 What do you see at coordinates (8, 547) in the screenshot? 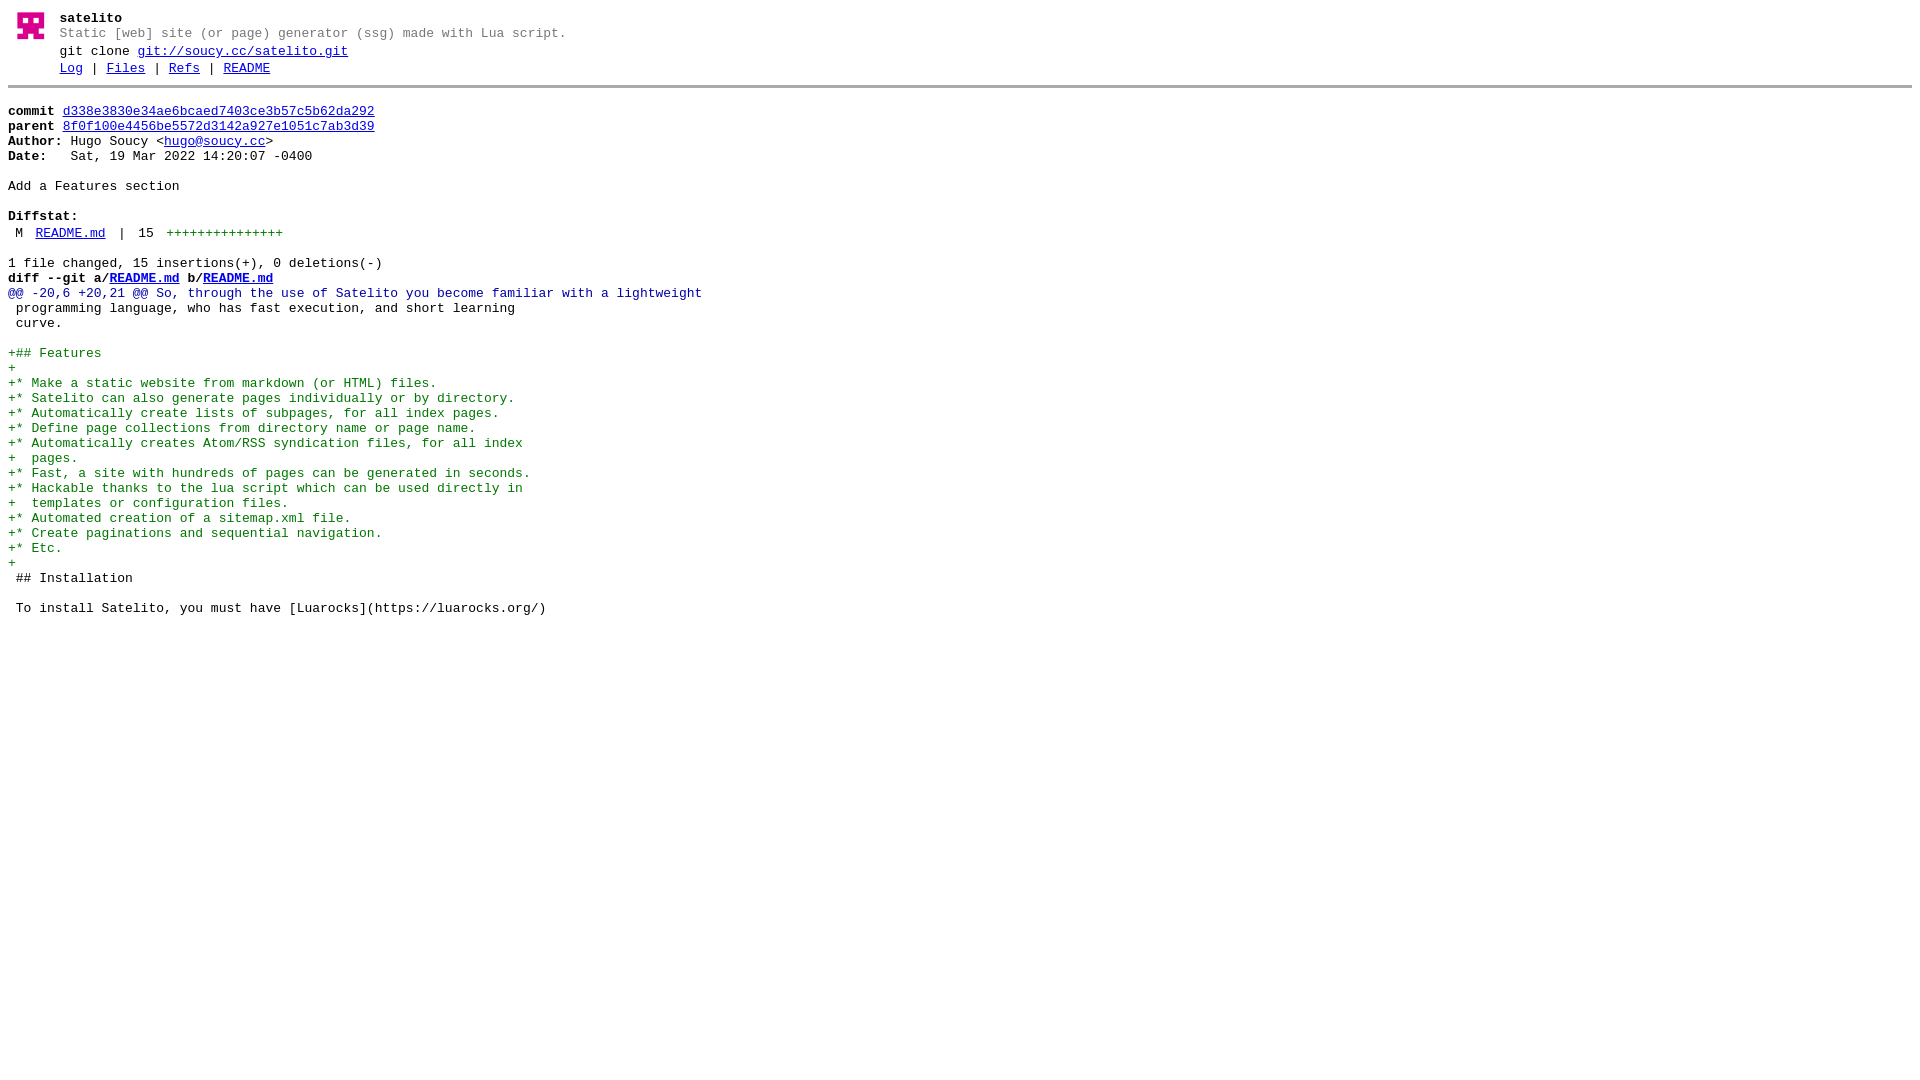
I see `'+* Etc.'` at bounding box center [8, 547].